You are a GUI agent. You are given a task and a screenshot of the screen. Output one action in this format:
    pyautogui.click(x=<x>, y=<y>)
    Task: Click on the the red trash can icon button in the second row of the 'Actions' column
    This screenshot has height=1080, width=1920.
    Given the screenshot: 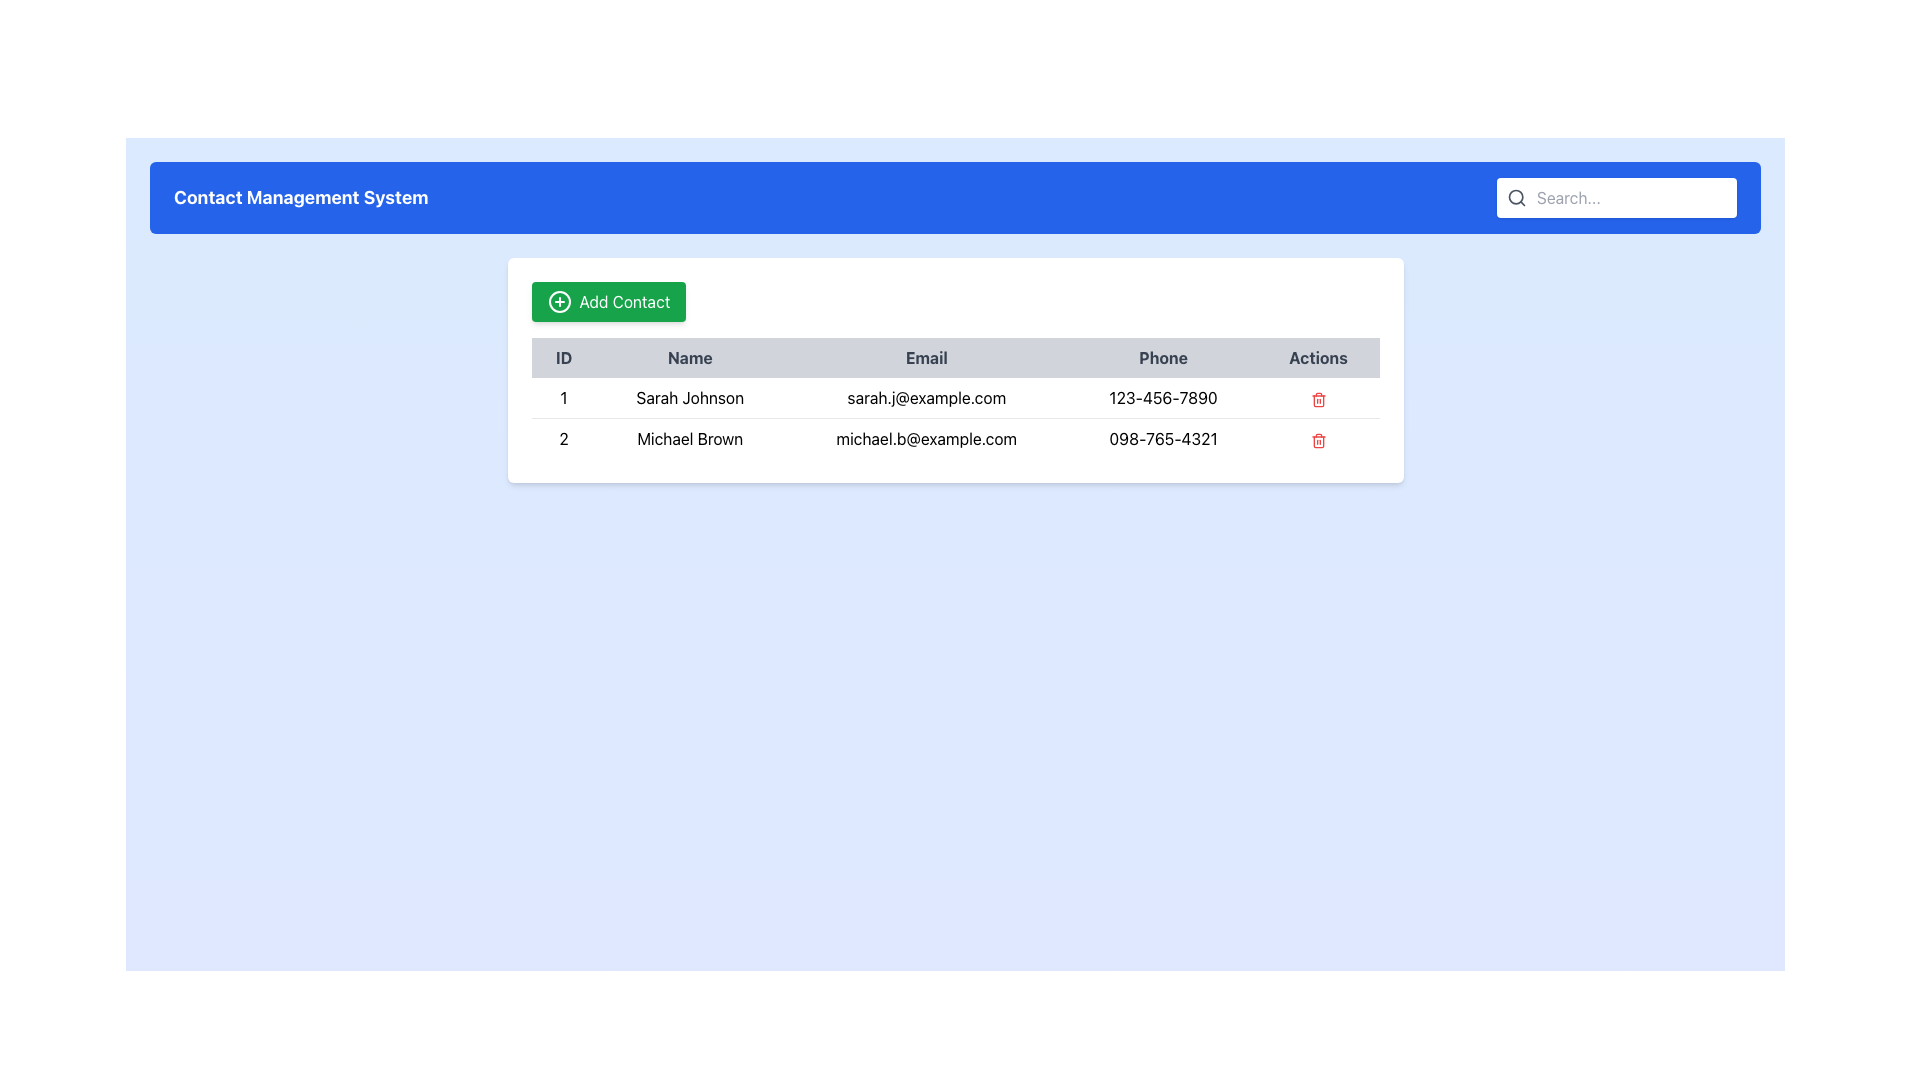 What is the action you would take?
    pyautogui.click(x=1318, y=438)
    